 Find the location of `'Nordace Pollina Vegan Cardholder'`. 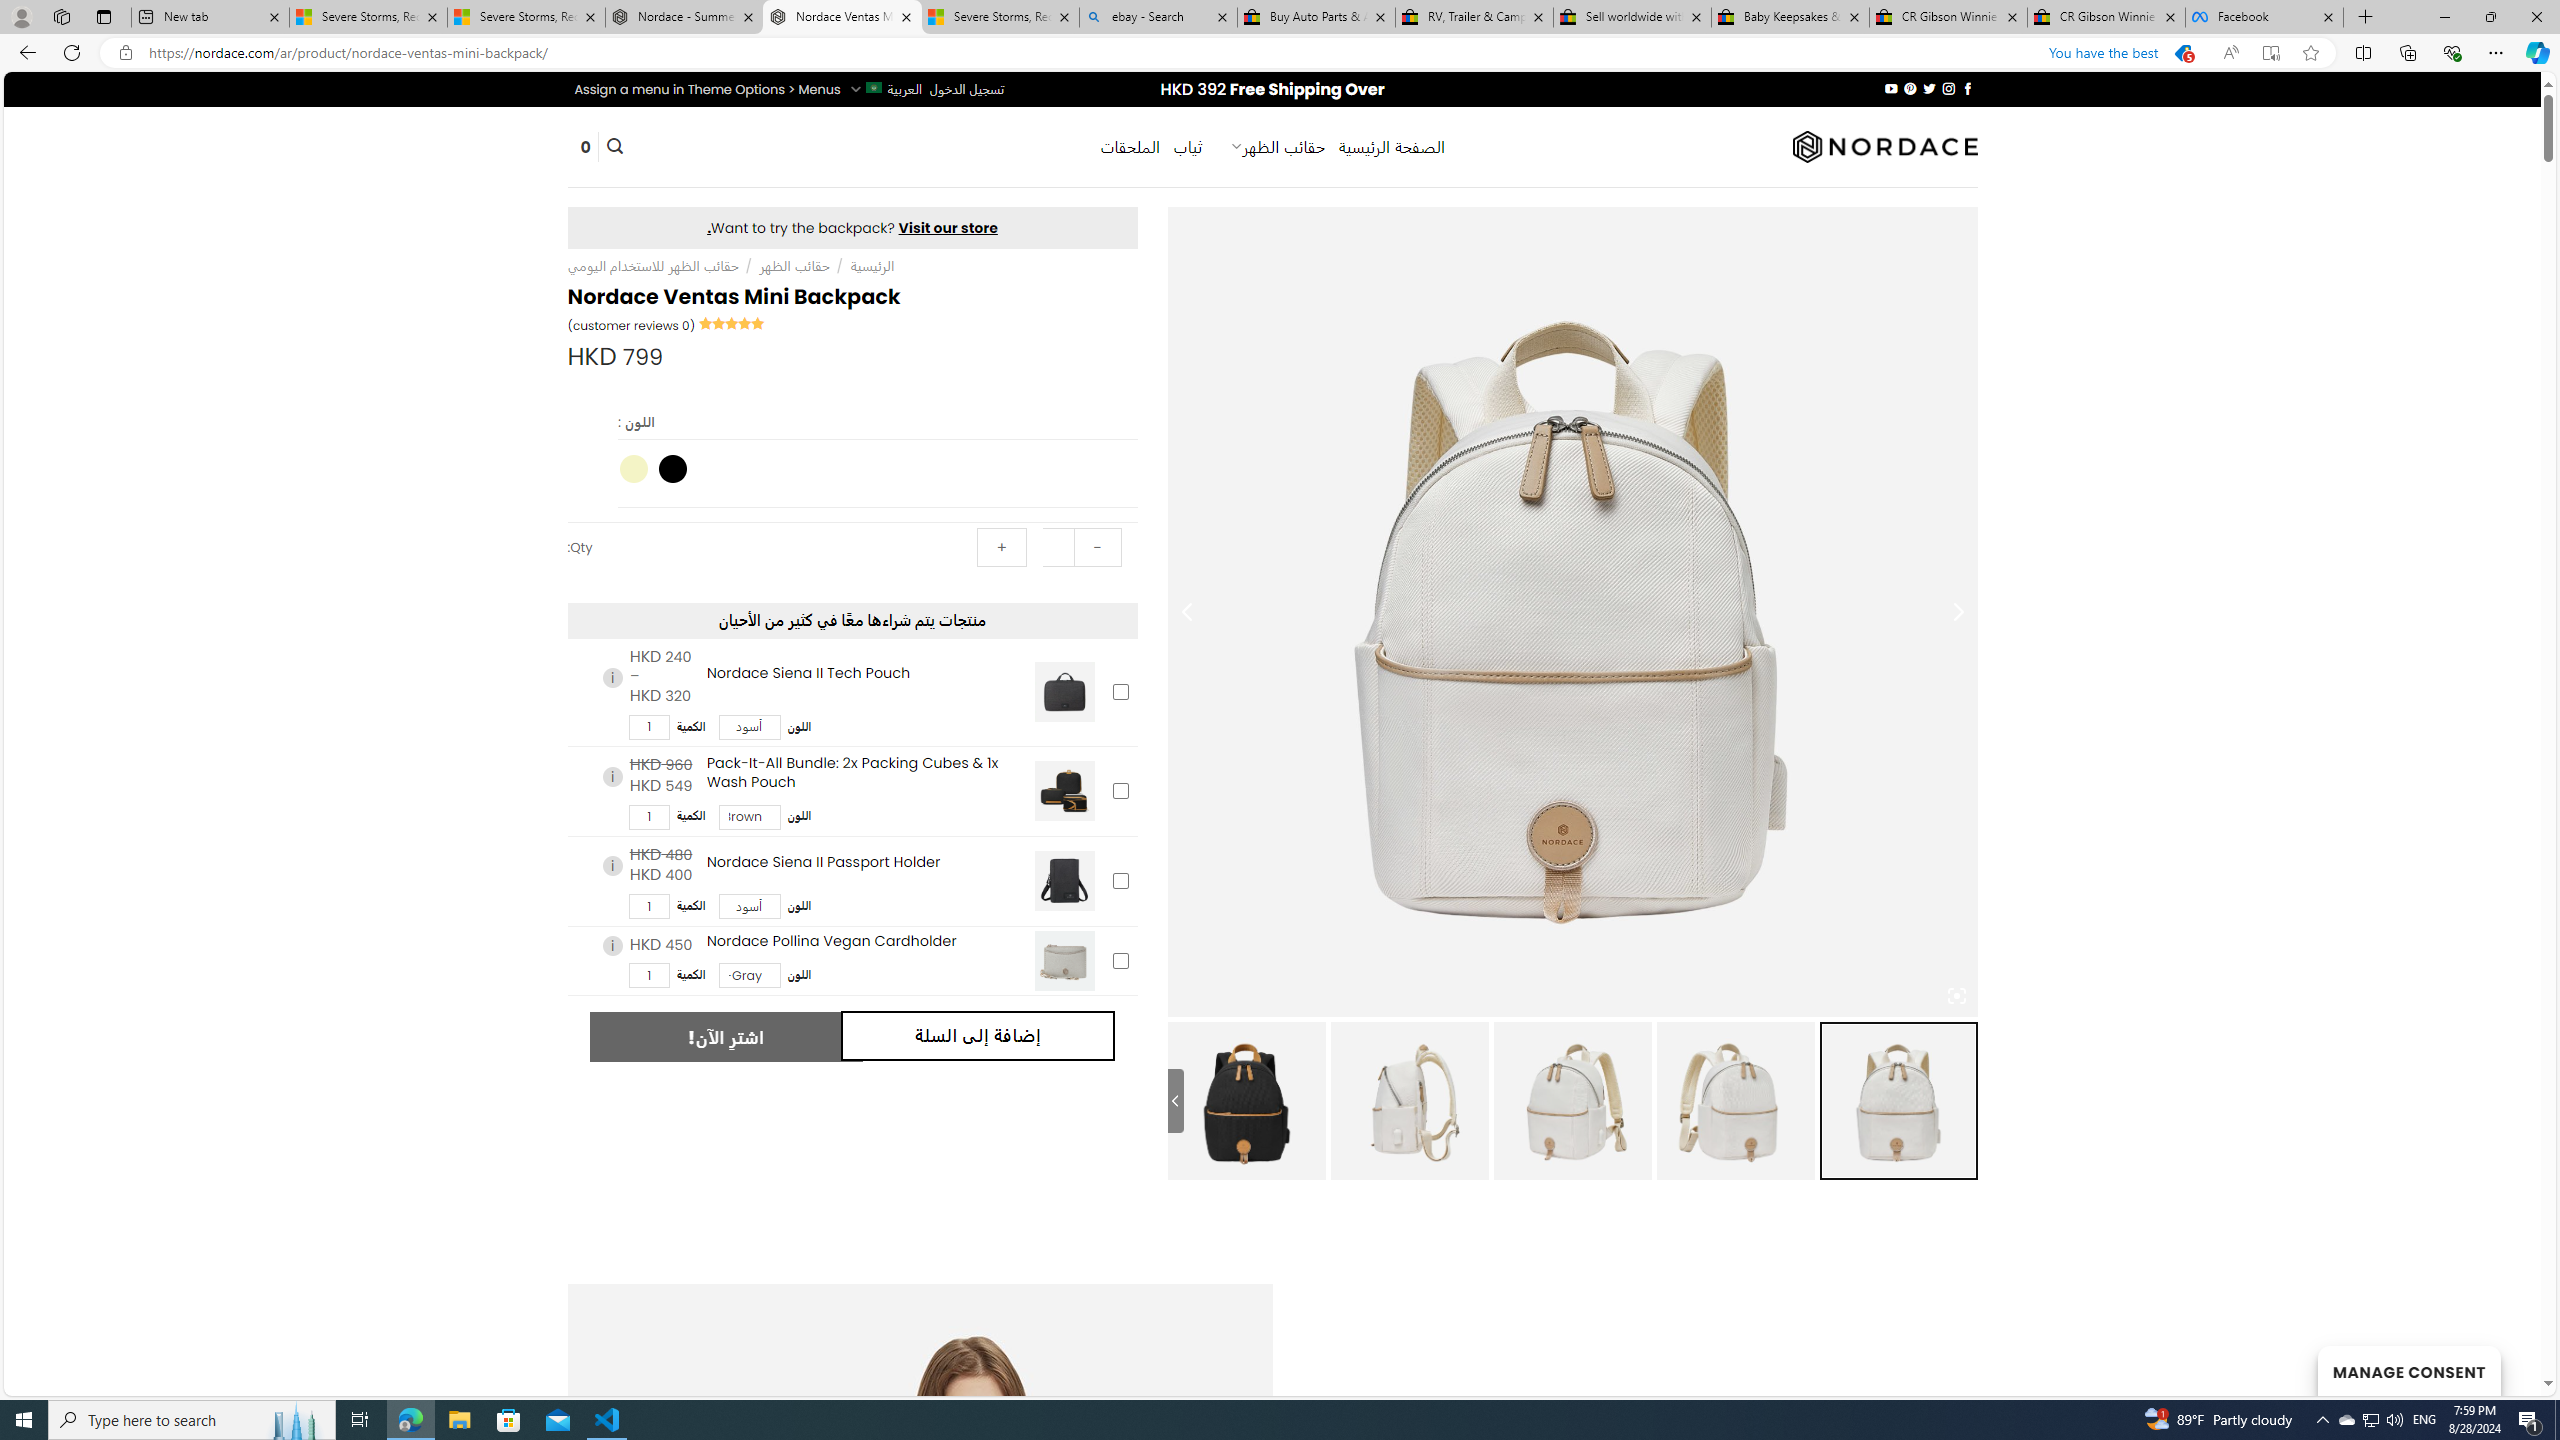

'Nordace Pollina Vegan Cardholder' is located at coordinates (1063, 960).